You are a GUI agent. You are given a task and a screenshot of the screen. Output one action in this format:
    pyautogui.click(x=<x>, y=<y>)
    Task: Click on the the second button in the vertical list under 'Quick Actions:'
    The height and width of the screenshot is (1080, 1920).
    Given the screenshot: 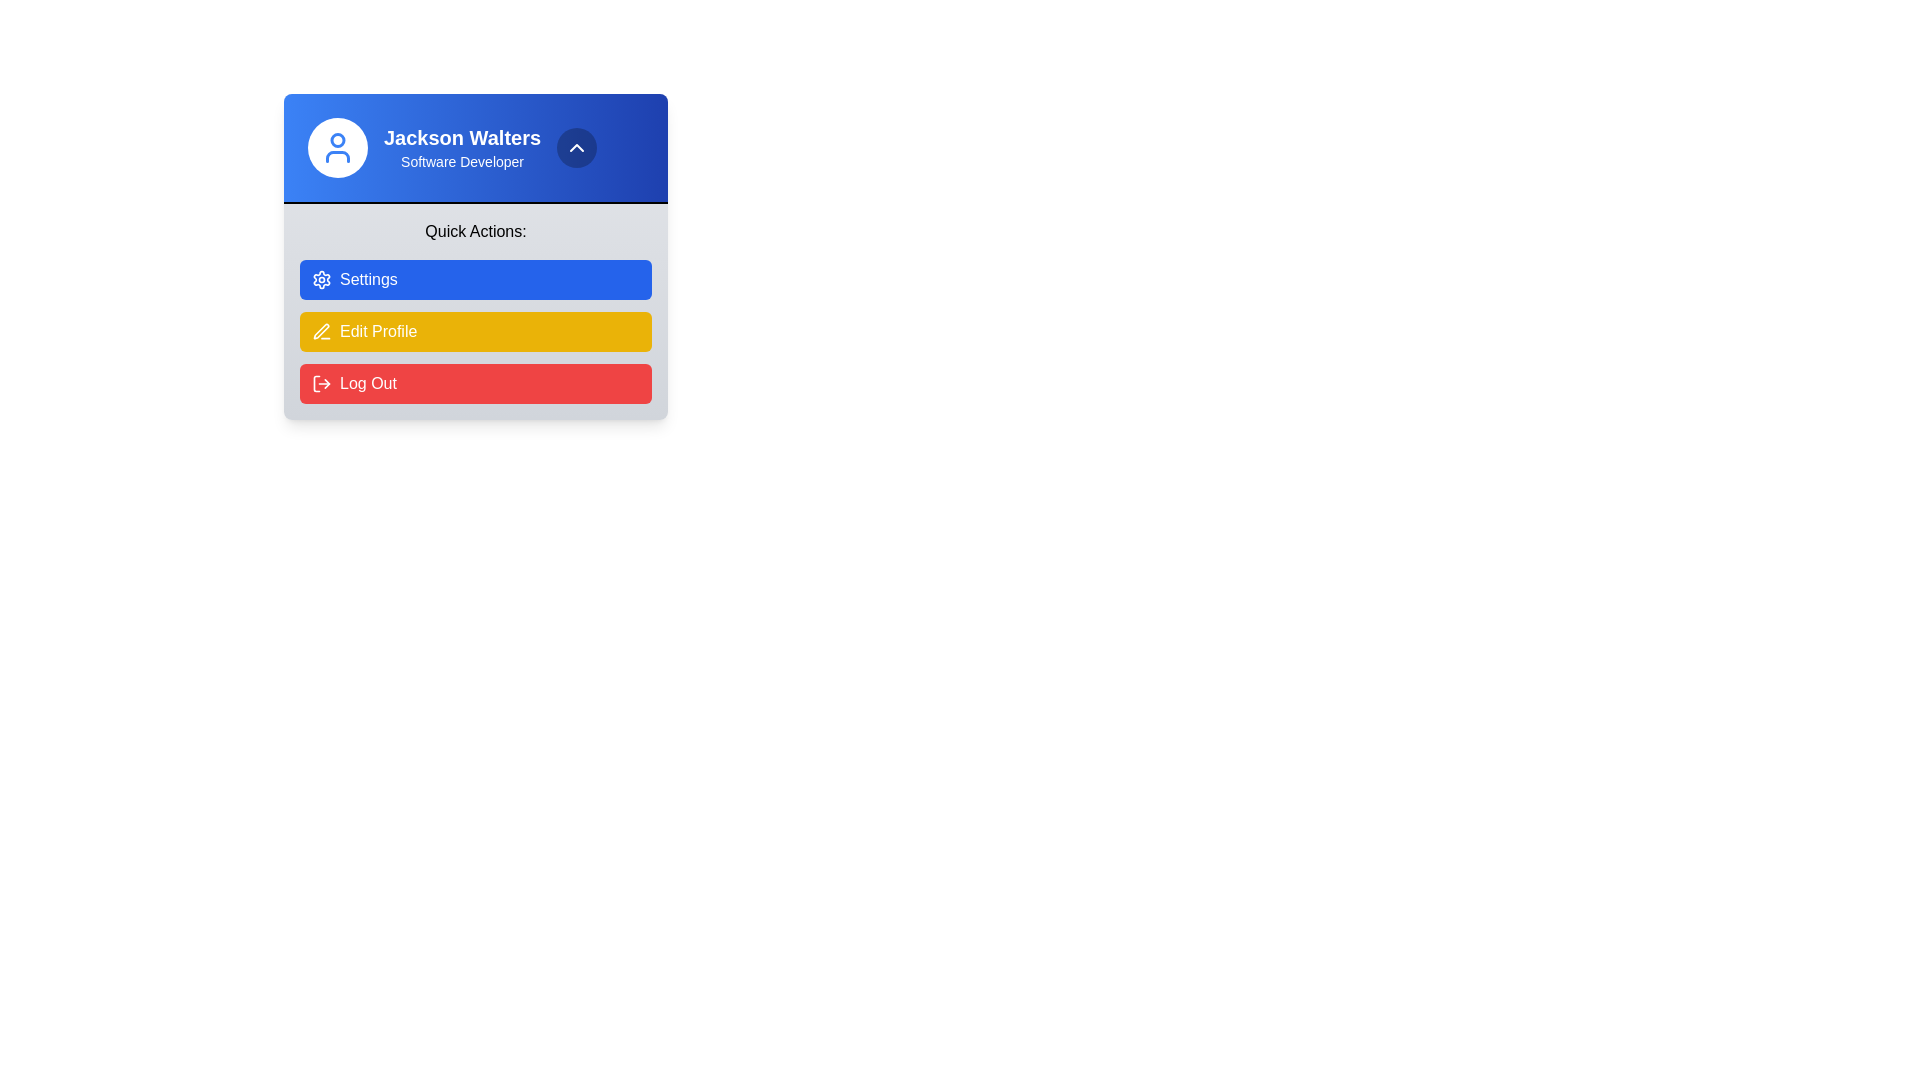 What is the action you would take?
    pyautogui.click(x=474, y=330)
    